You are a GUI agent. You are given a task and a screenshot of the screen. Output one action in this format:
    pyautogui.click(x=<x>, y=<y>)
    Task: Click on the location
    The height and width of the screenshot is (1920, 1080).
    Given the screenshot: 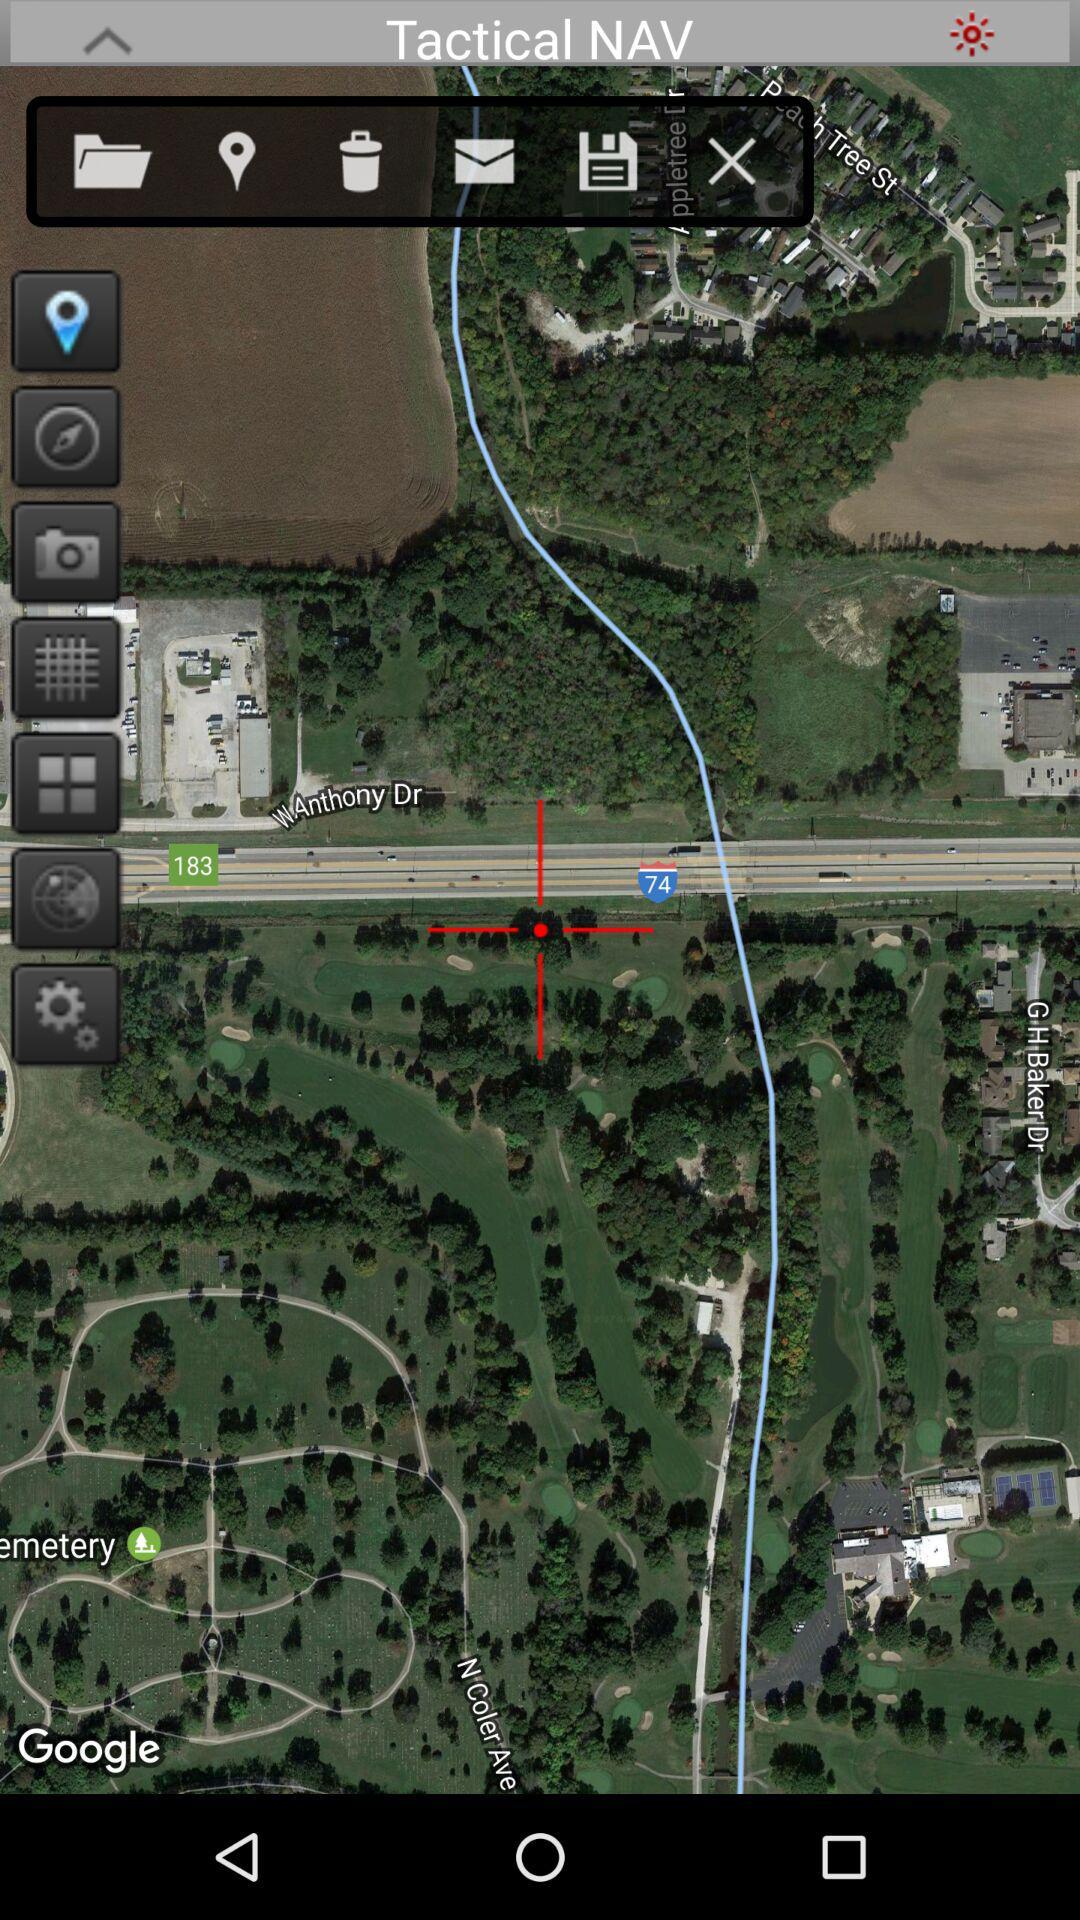 What is the action you would take?
    pyautogui.click(x=255, y=156)
    